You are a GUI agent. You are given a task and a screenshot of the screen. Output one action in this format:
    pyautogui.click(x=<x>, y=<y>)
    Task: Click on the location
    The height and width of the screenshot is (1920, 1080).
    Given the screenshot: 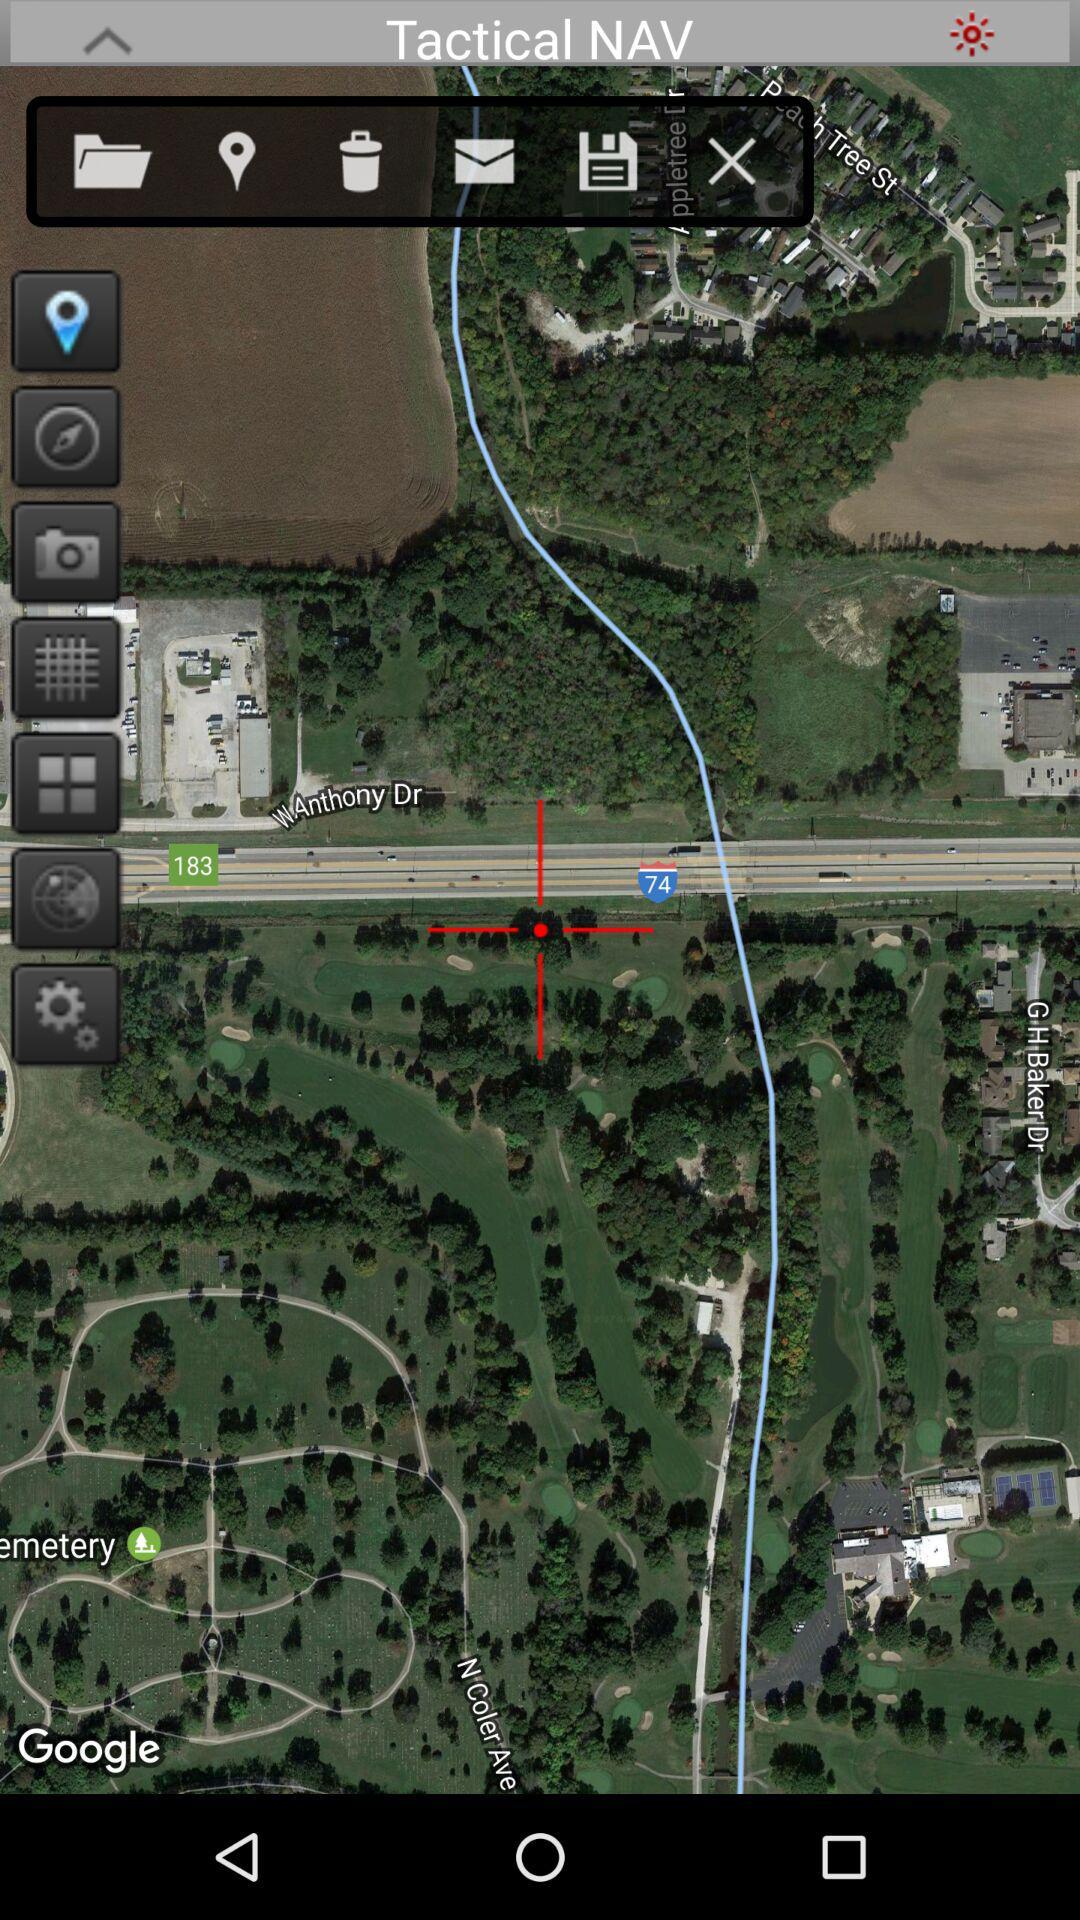 What is the action you would take?
    pyautogui.click(x=255, y=156)
    